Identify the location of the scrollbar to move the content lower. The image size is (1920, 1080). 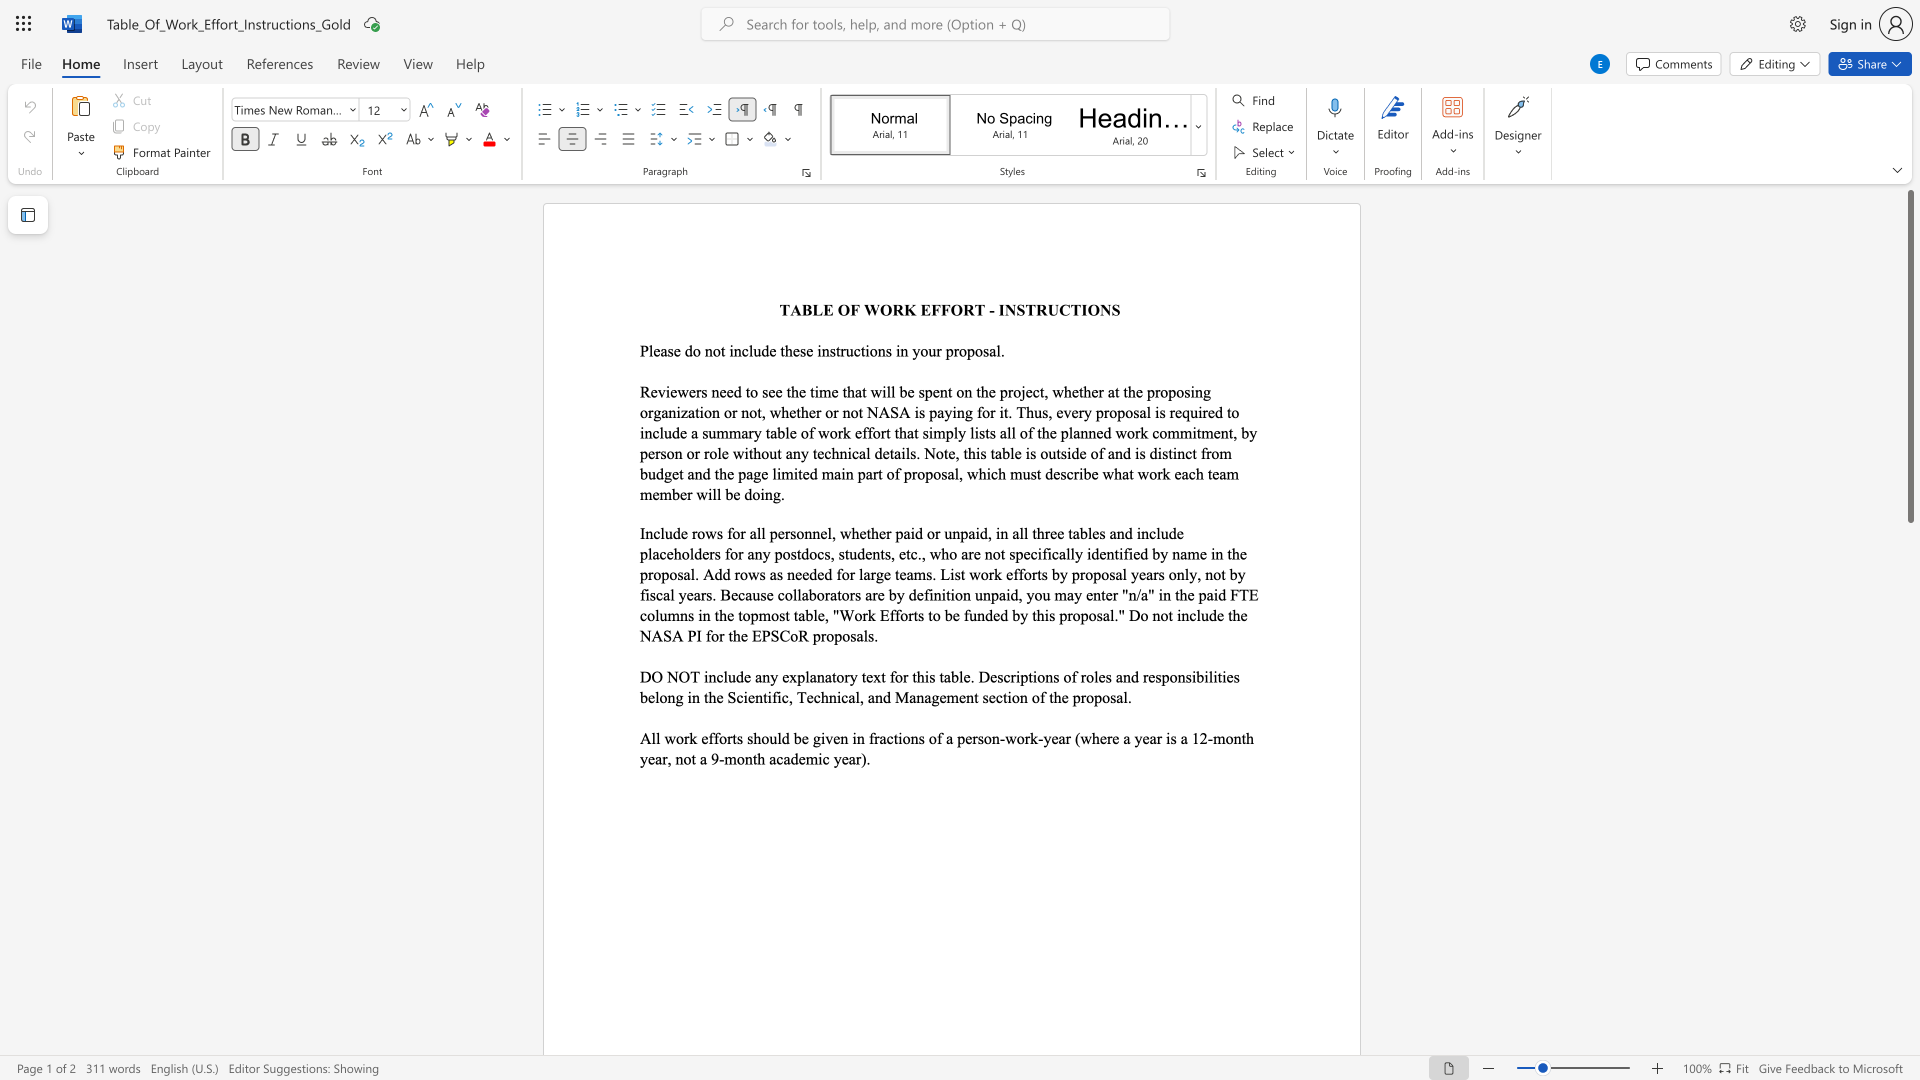
(1909, 540).